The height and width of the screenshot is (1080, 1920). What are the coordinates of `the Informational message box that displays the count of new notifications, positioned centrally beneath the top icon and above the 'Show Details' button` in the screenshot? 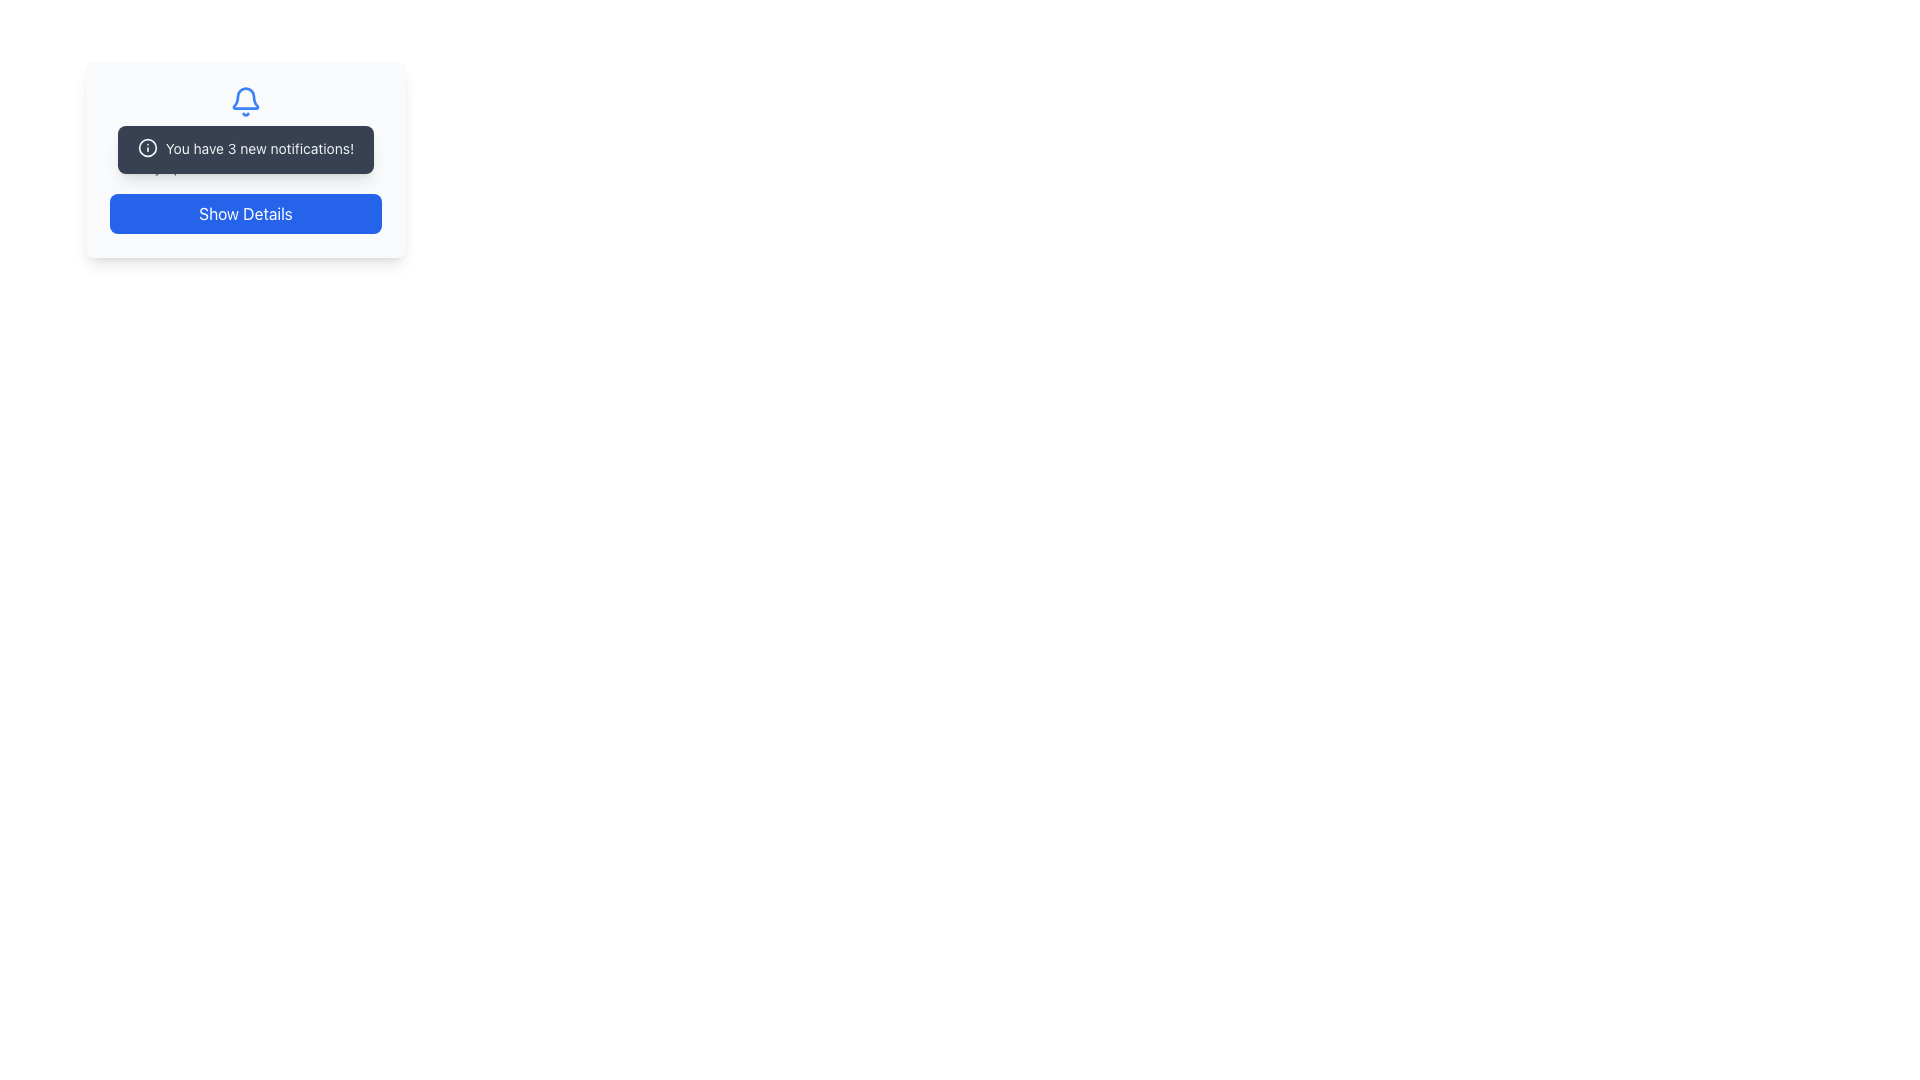 It's located at (244, 149).